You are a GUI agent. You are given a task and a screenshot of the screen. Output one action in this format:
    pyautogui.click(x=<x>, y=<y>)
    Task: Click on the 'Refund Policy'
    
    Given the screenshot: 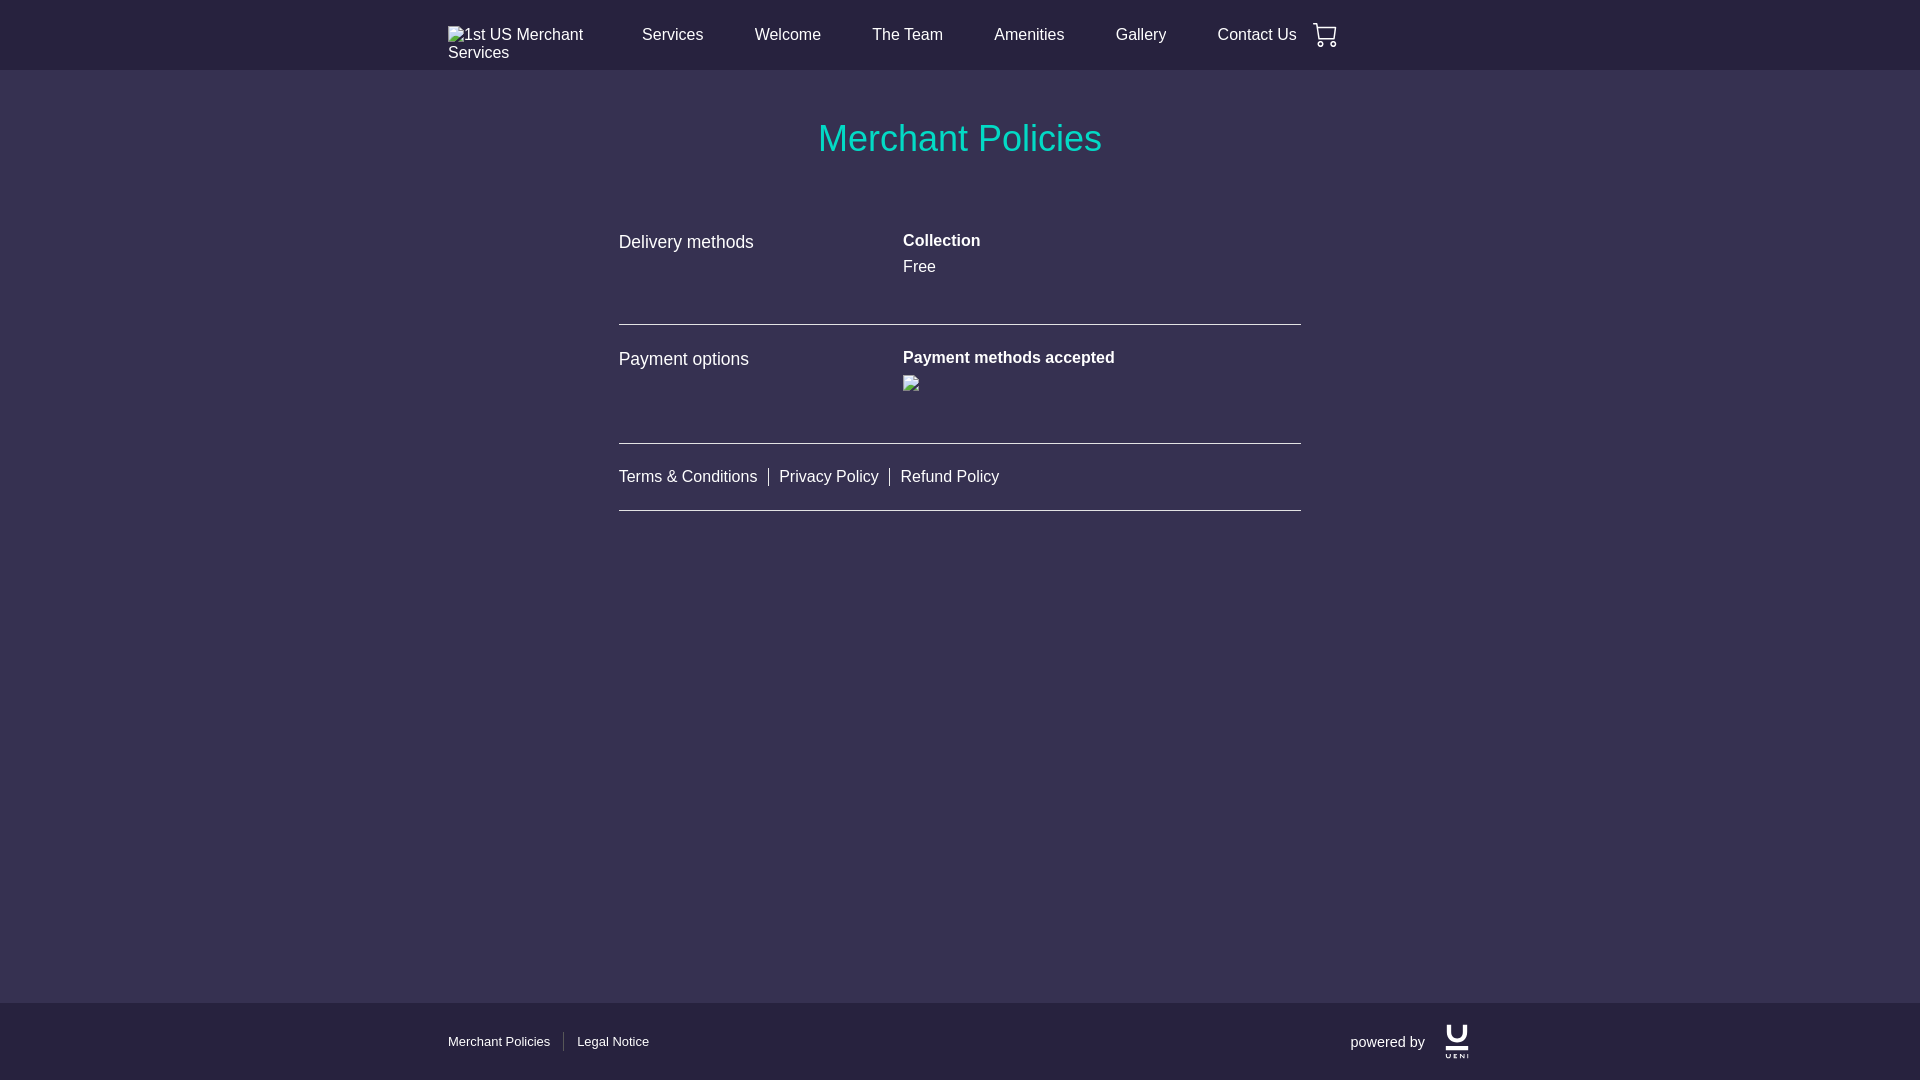 What is the action you would take?
    pyautogui.click(x=949, y=477)
    